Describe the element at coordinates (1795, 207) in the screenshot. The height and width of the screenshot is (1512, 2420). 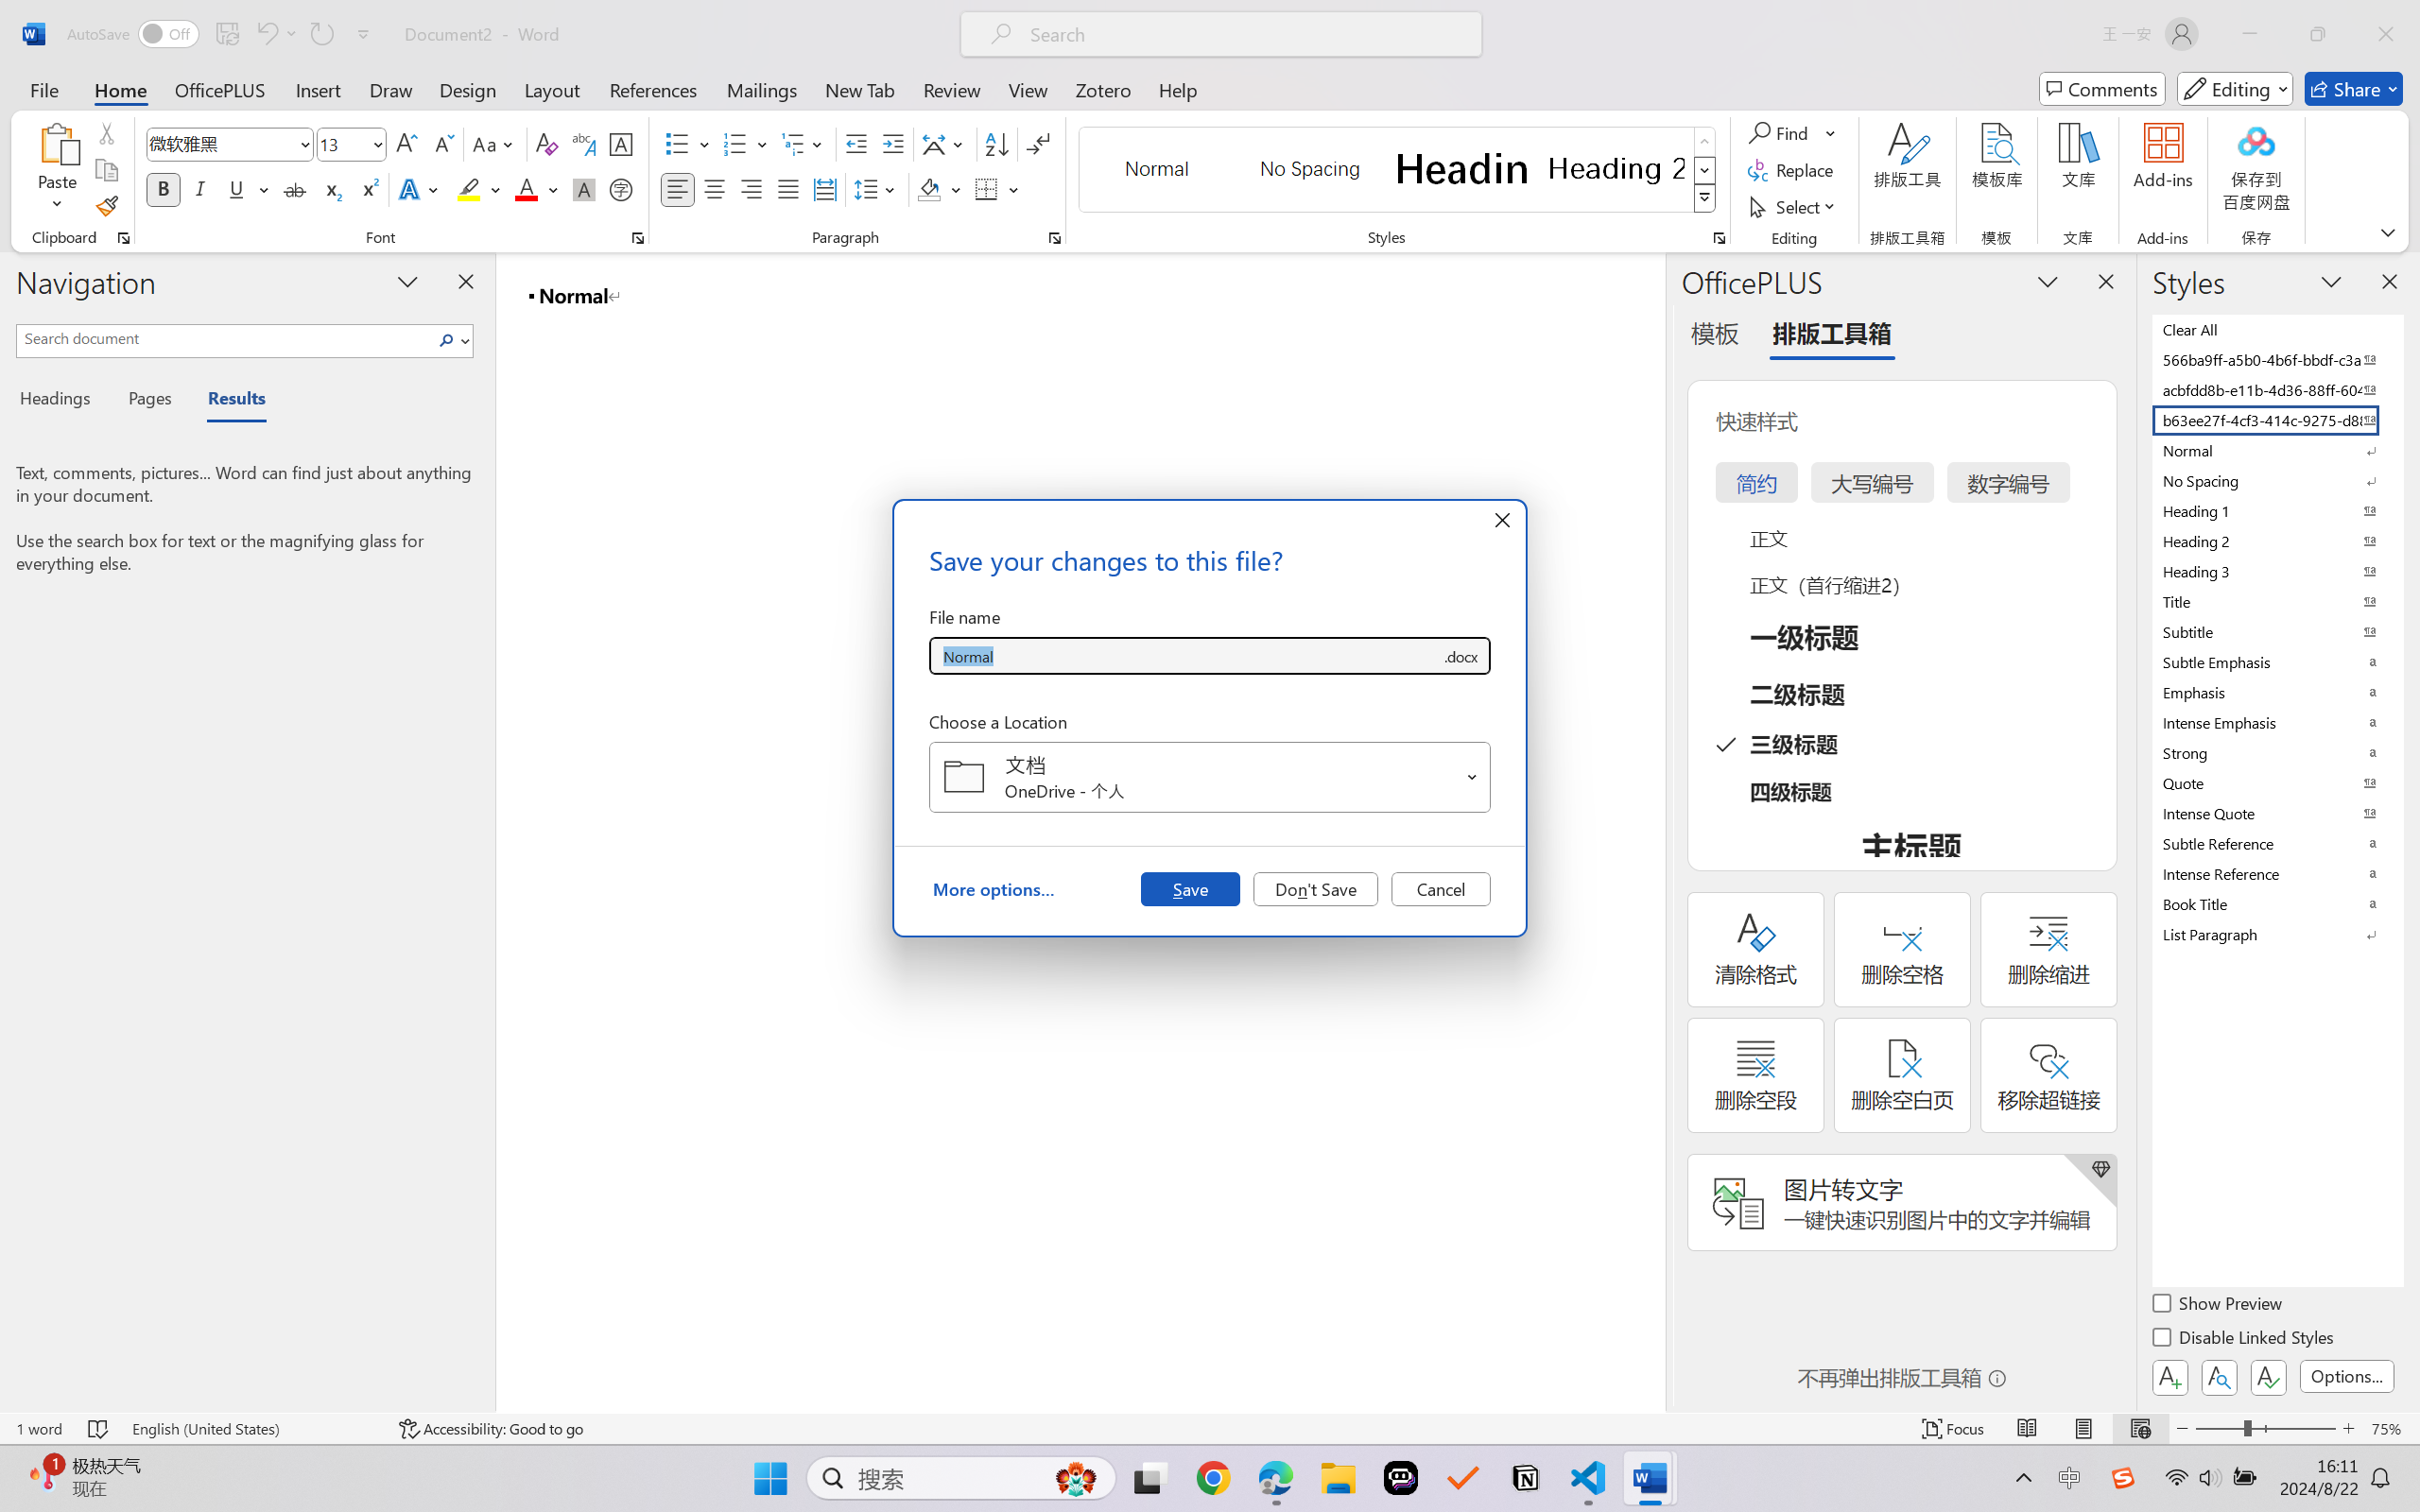
I see `'Select'` at that location.